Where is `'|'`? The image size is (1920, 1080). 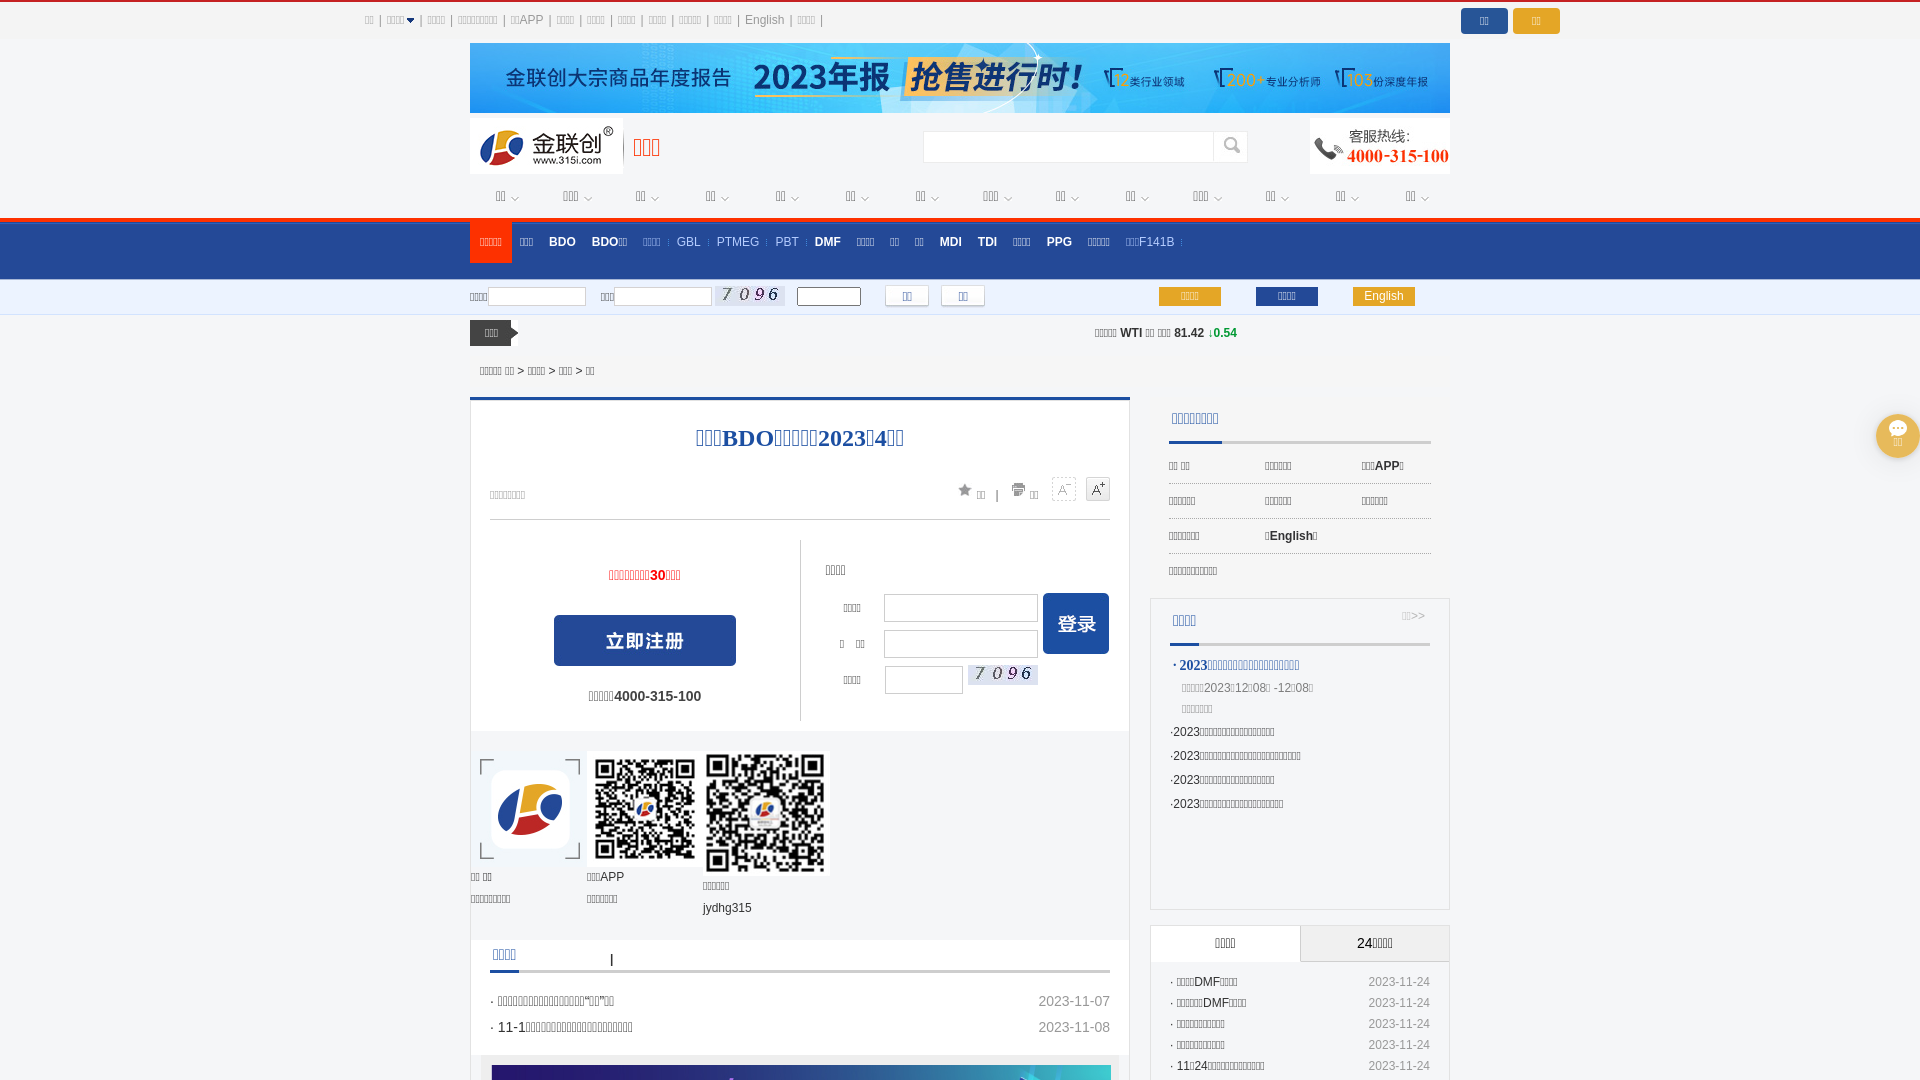 '|' is located at coordinates (610, 958).